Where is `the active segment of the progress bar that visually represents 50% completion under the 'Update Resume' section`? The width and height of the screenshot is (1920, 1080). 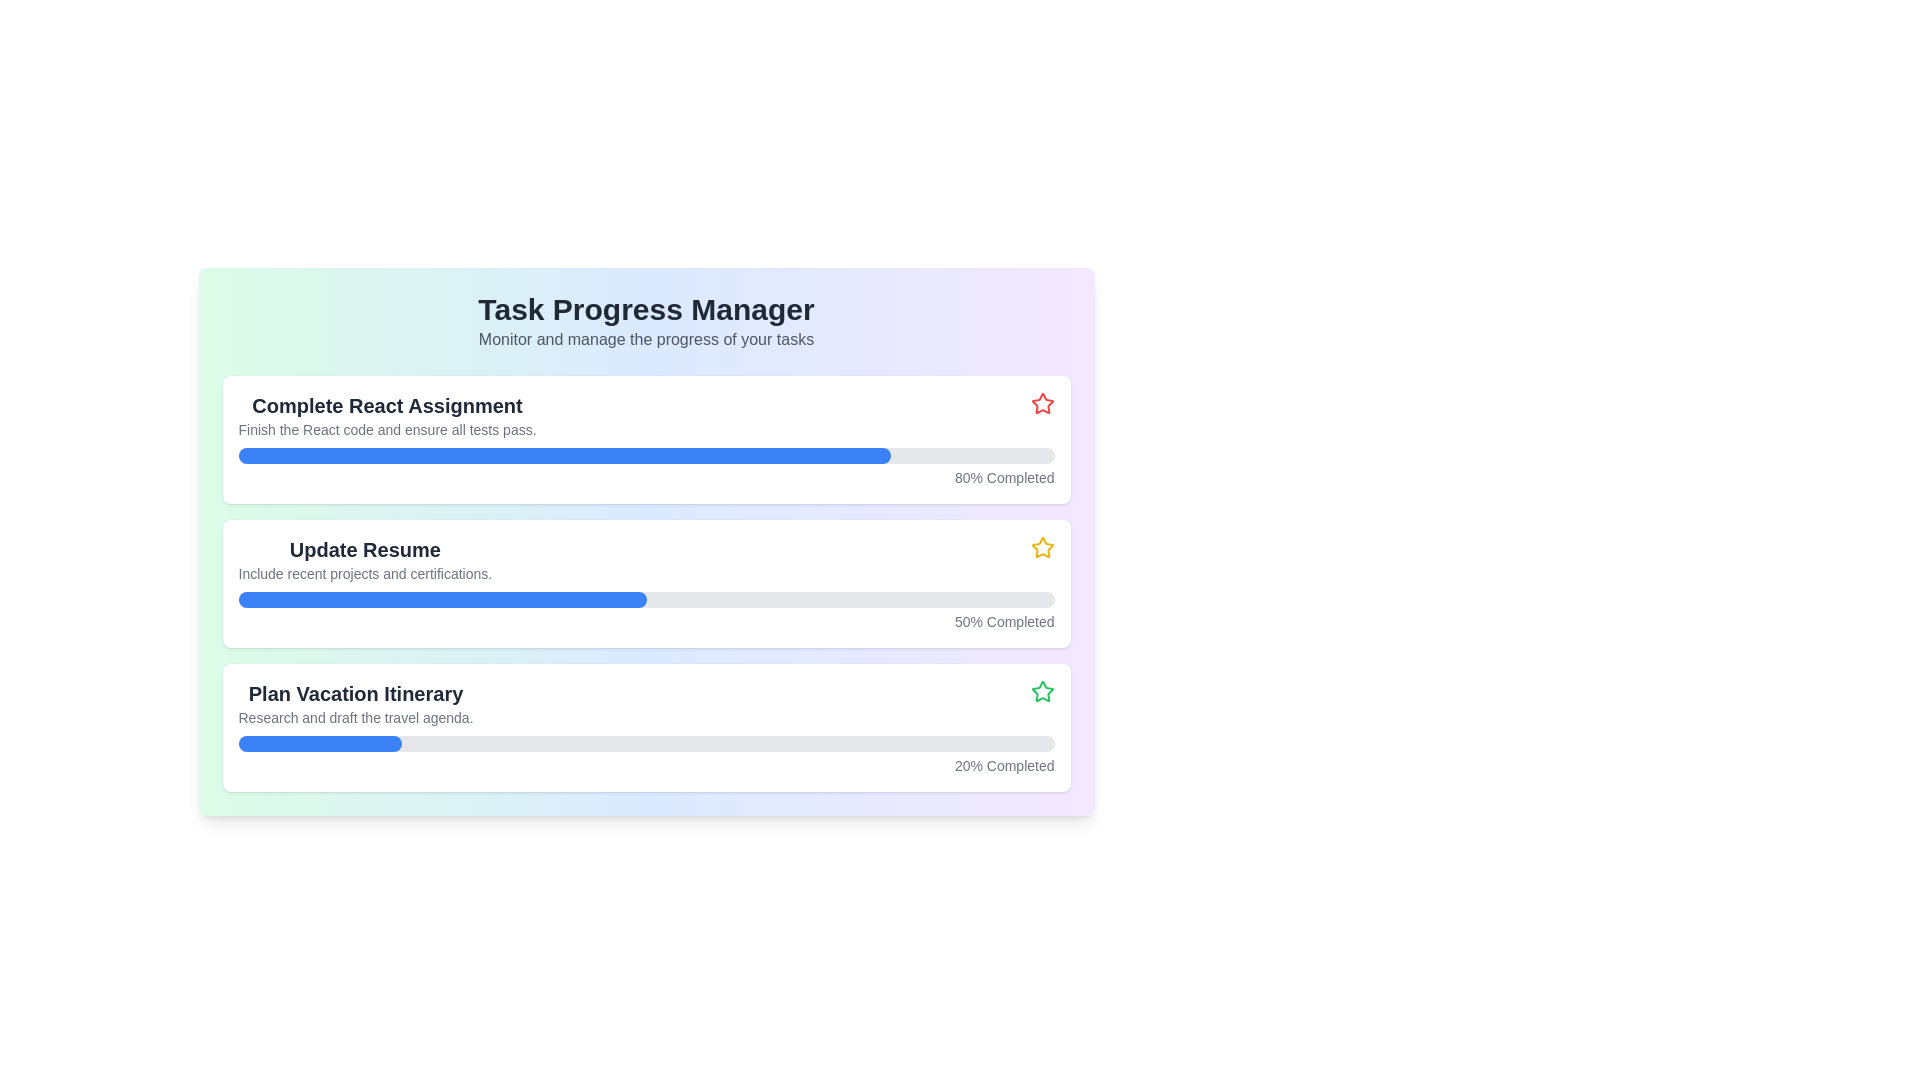
the active segment of the progress bar that visually represents 50% completion under the 'Update Resume' section is located at coordinates (441, 599).